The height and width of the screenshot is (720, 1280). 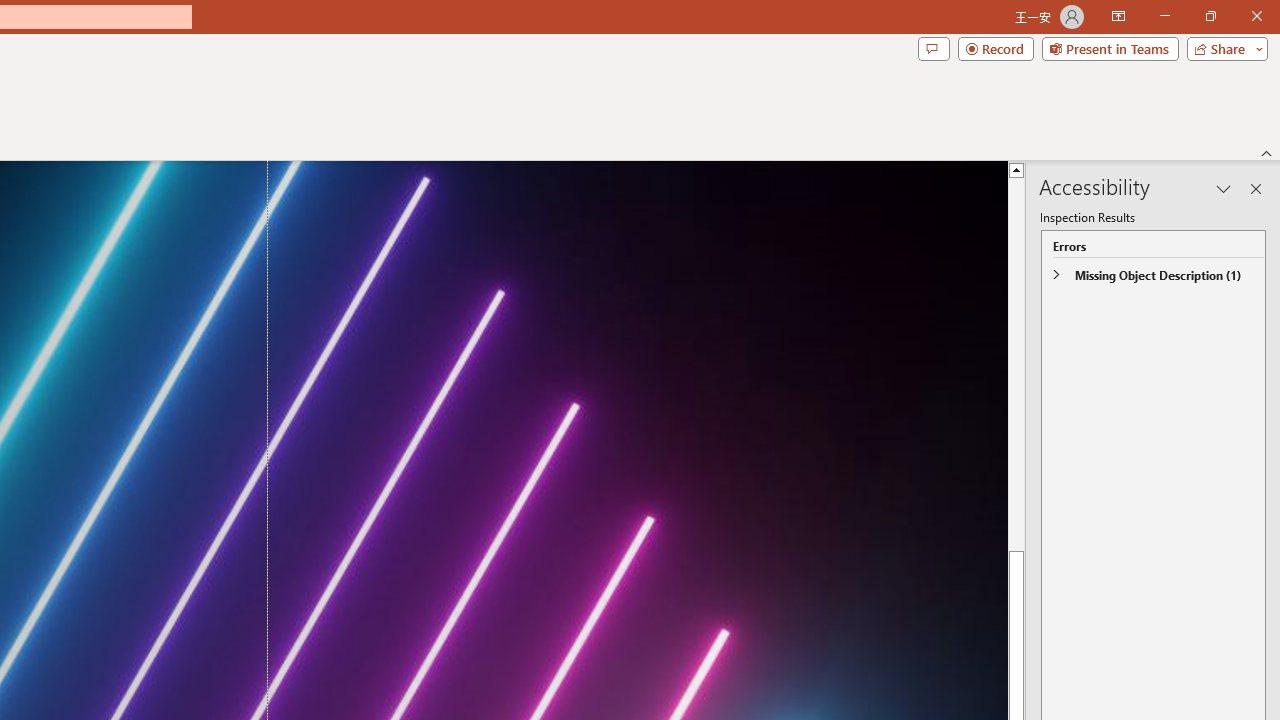 What do you see at coordinates (1223, 189) in the screenshot?
I see `'Task Pane Options'` at bounding box center [1223, 189].